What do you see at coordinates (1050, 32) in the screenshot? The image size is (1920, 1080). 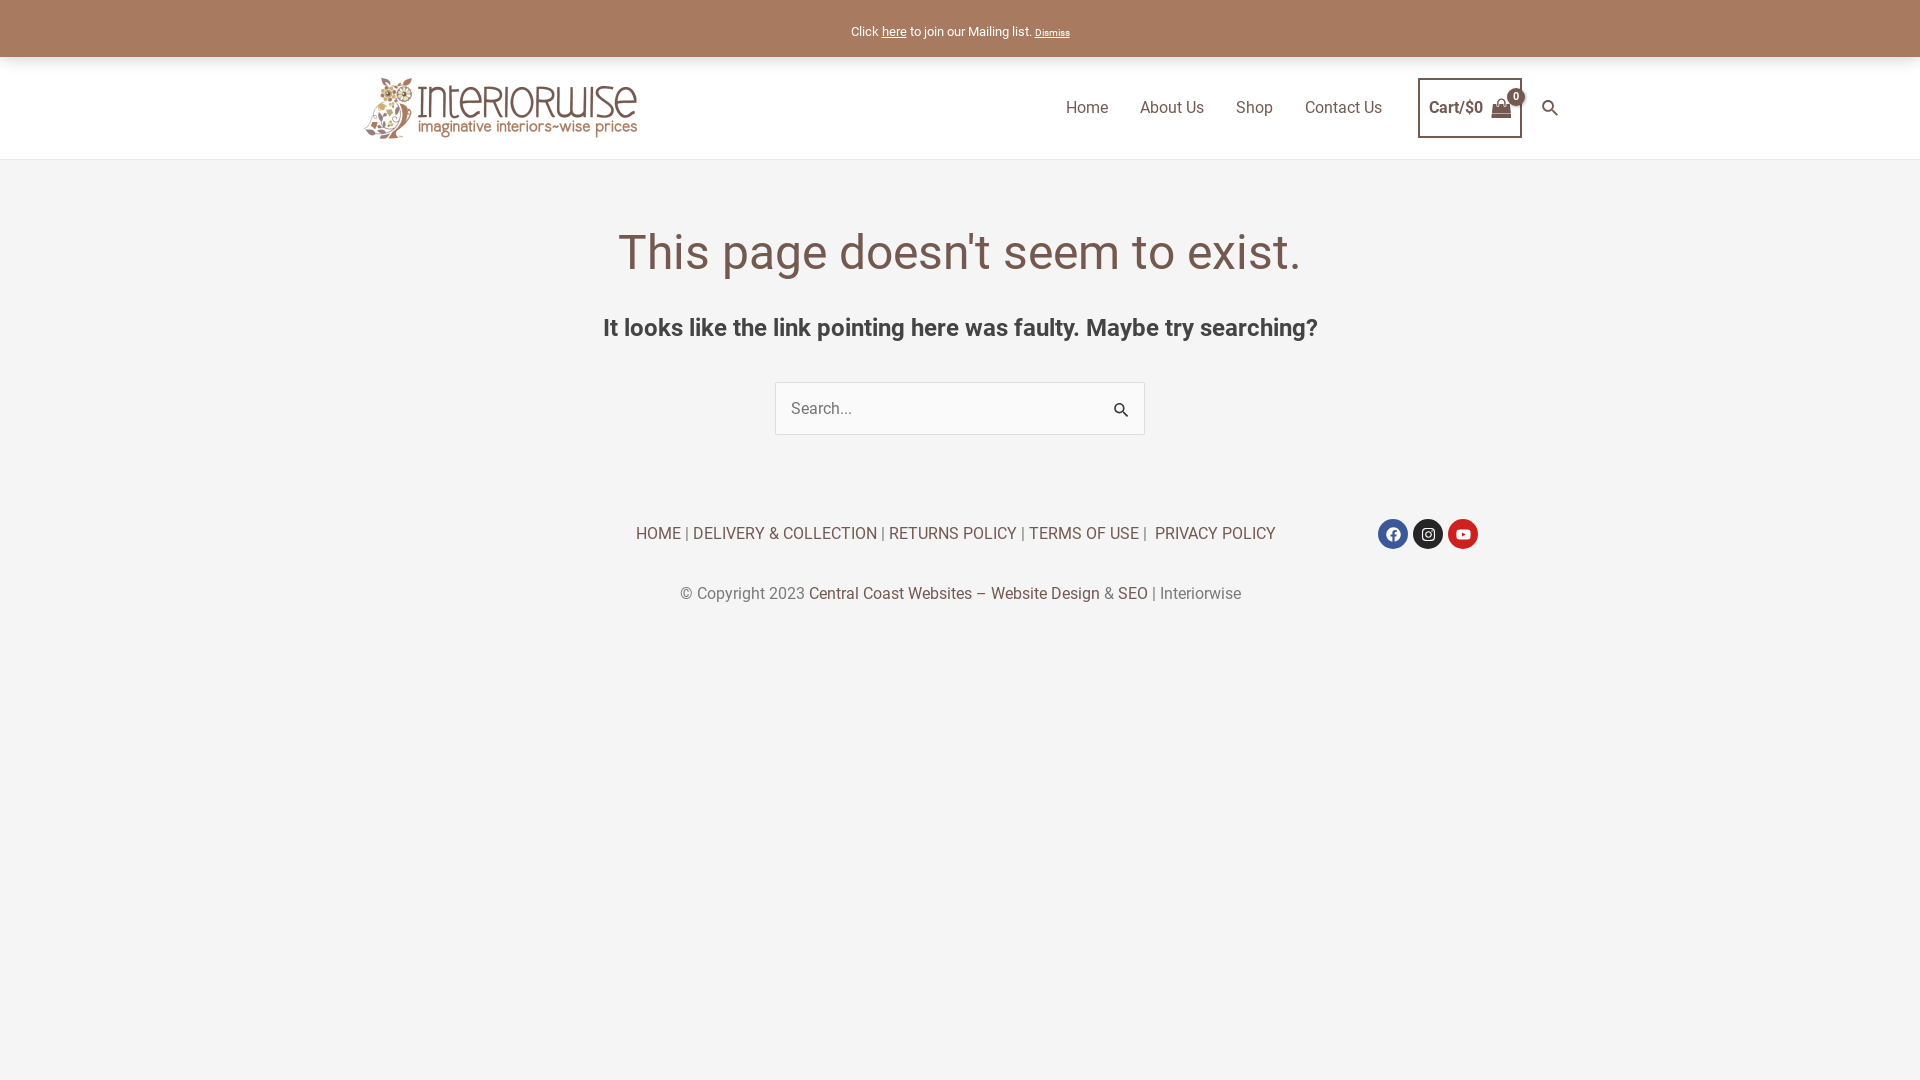 I see `'Dismiss'` at bounding box center [1050, 32].